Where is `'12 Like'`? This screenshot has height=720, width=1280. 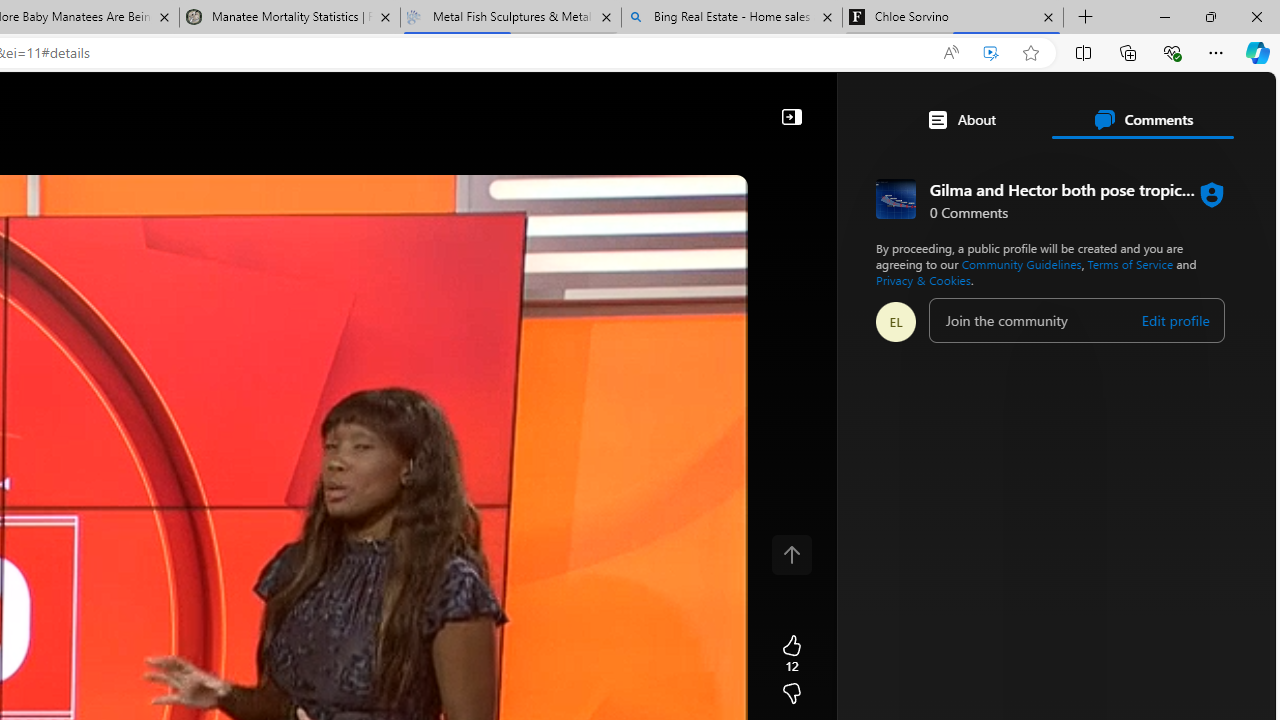
'12 Like' is located at coordinates (790, 654).